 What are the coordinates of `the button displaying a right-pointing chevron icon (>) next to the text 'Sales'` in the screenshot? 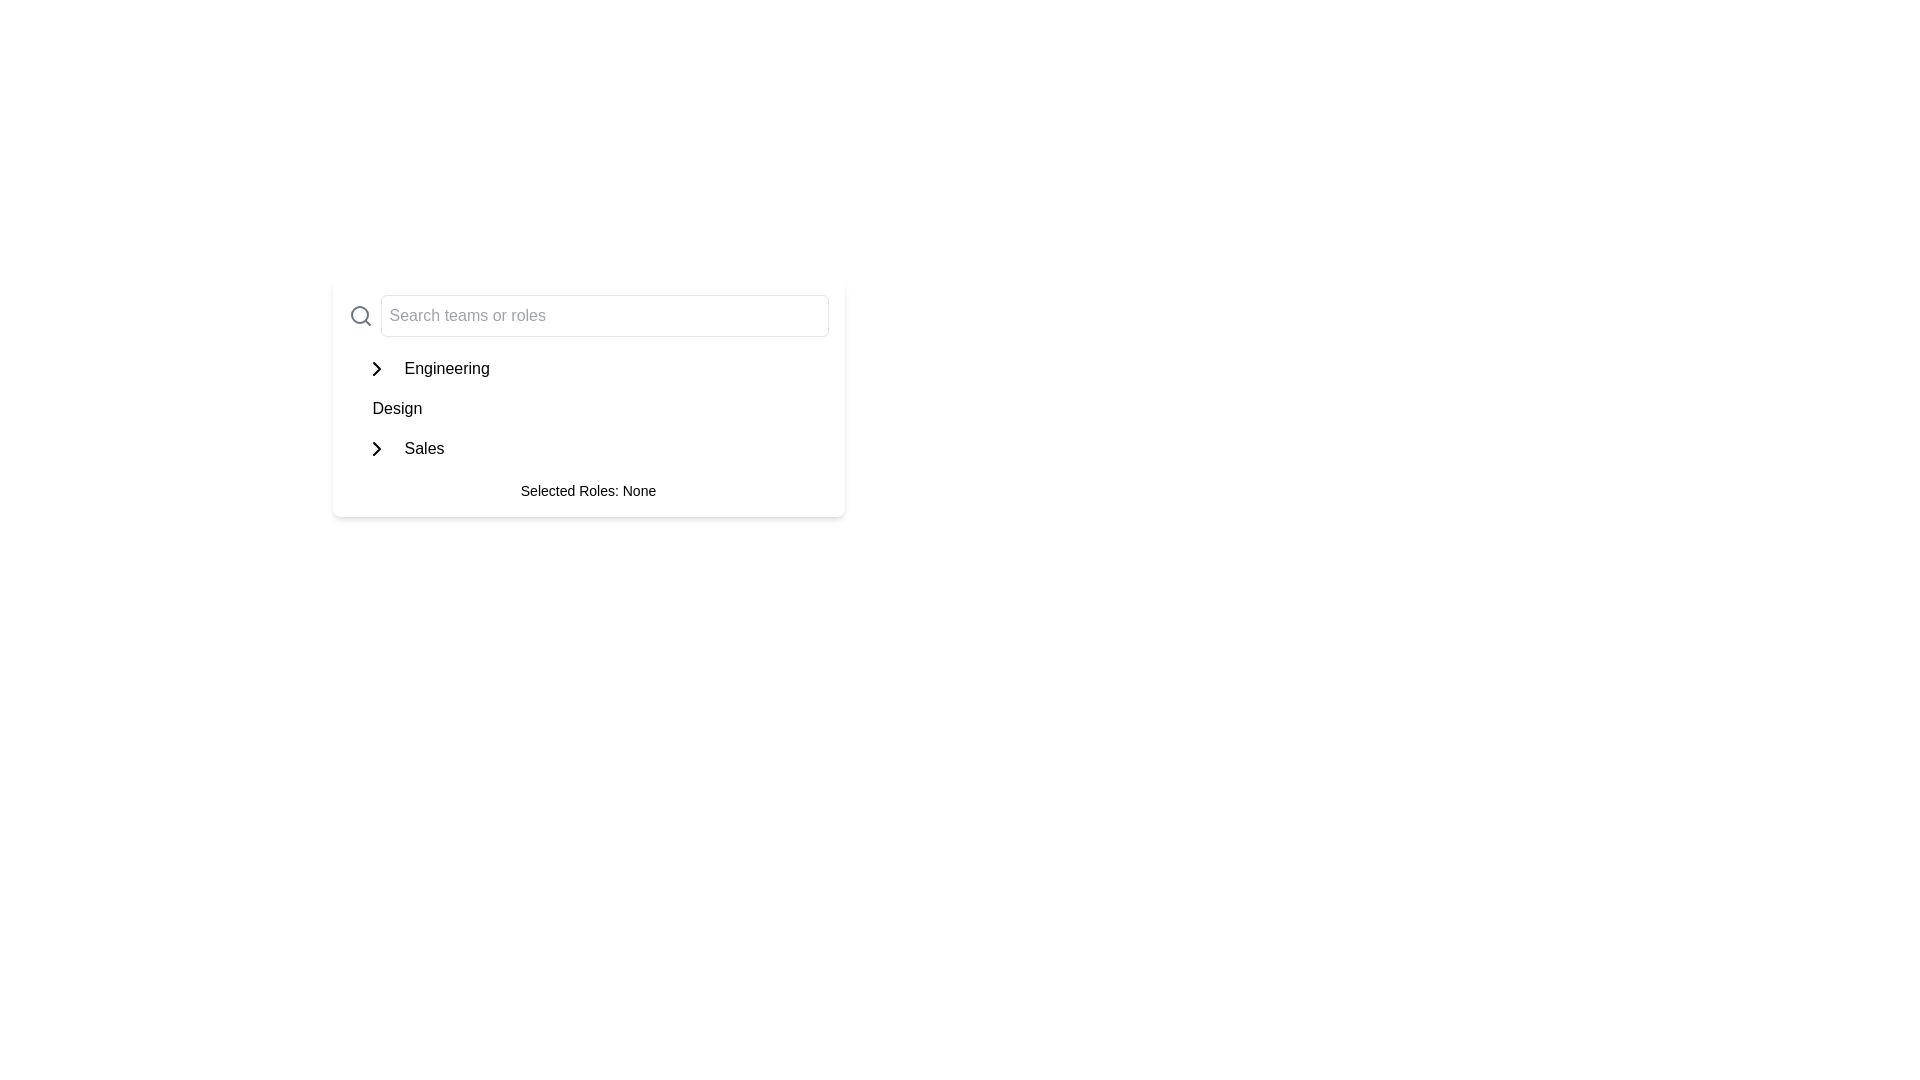 It's located at (376, 447).